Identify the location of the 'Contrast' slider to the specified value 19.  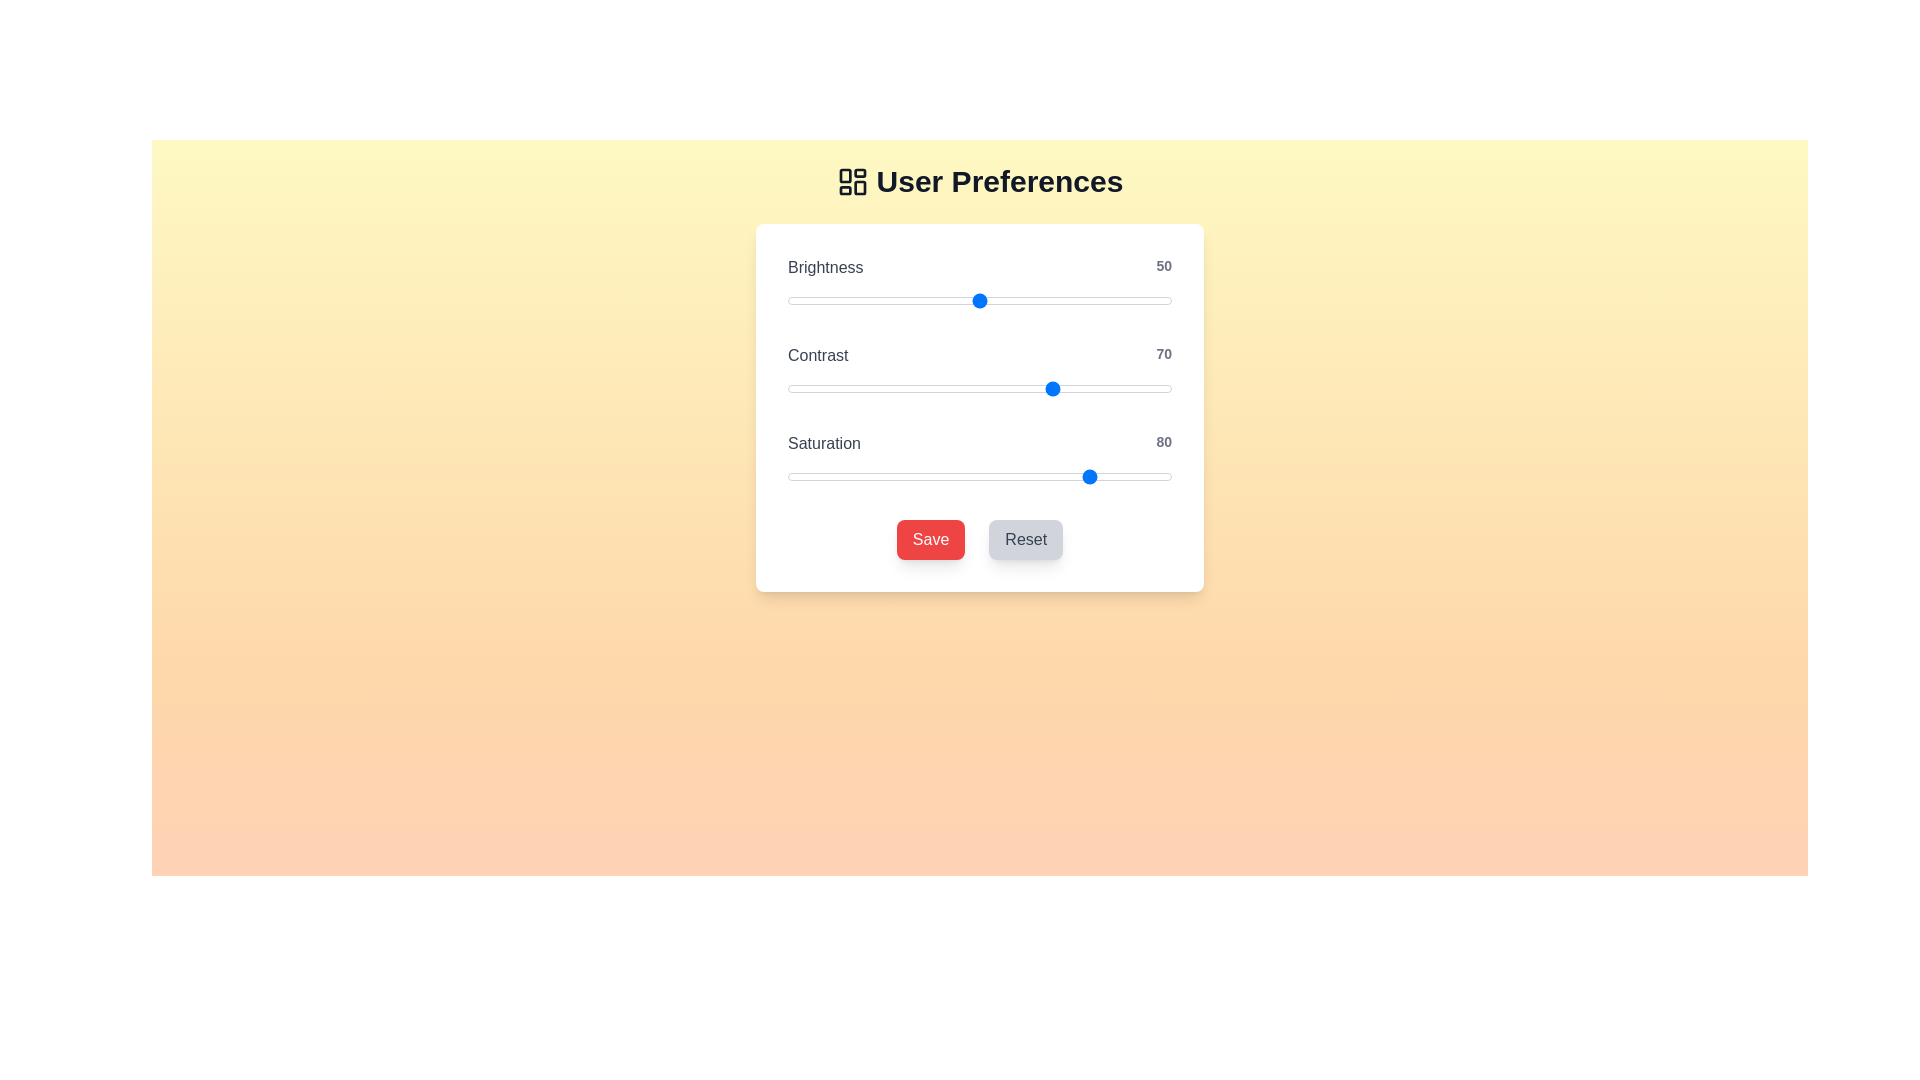
(860, 389).